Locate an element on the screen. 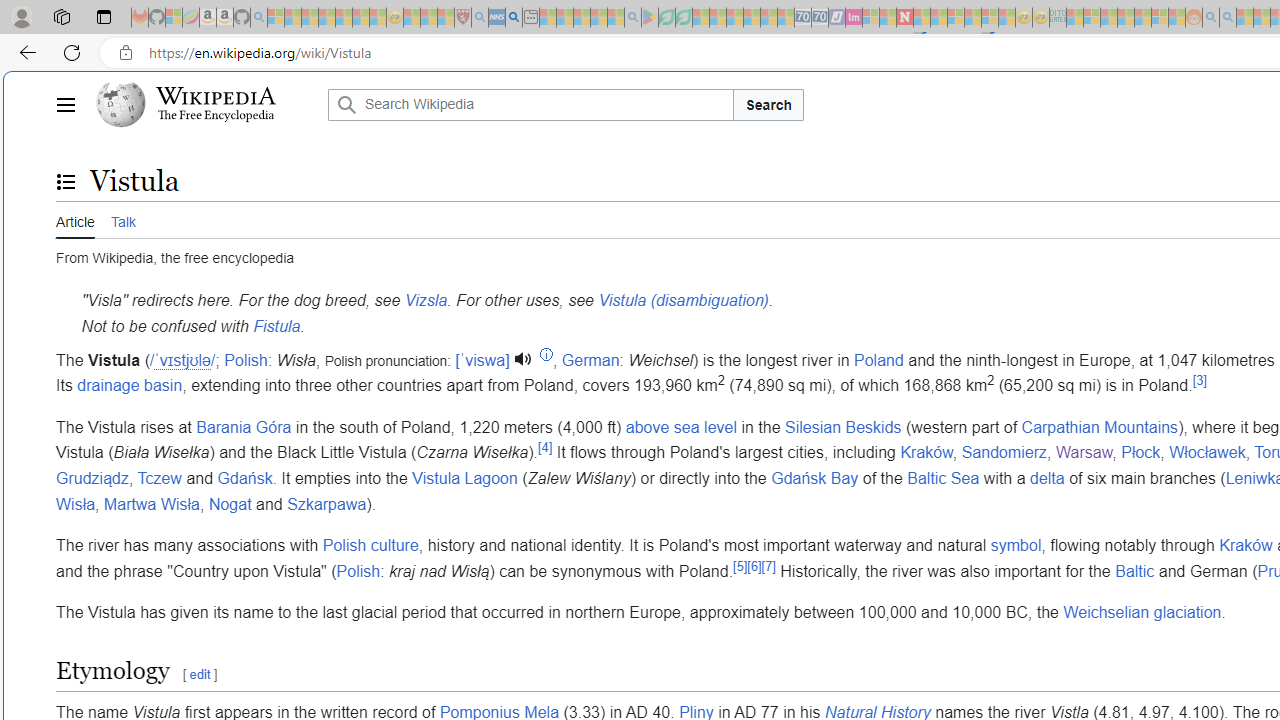 The image size is (1280, 720). 'Vizsla' is located at coordinates (425, 301).